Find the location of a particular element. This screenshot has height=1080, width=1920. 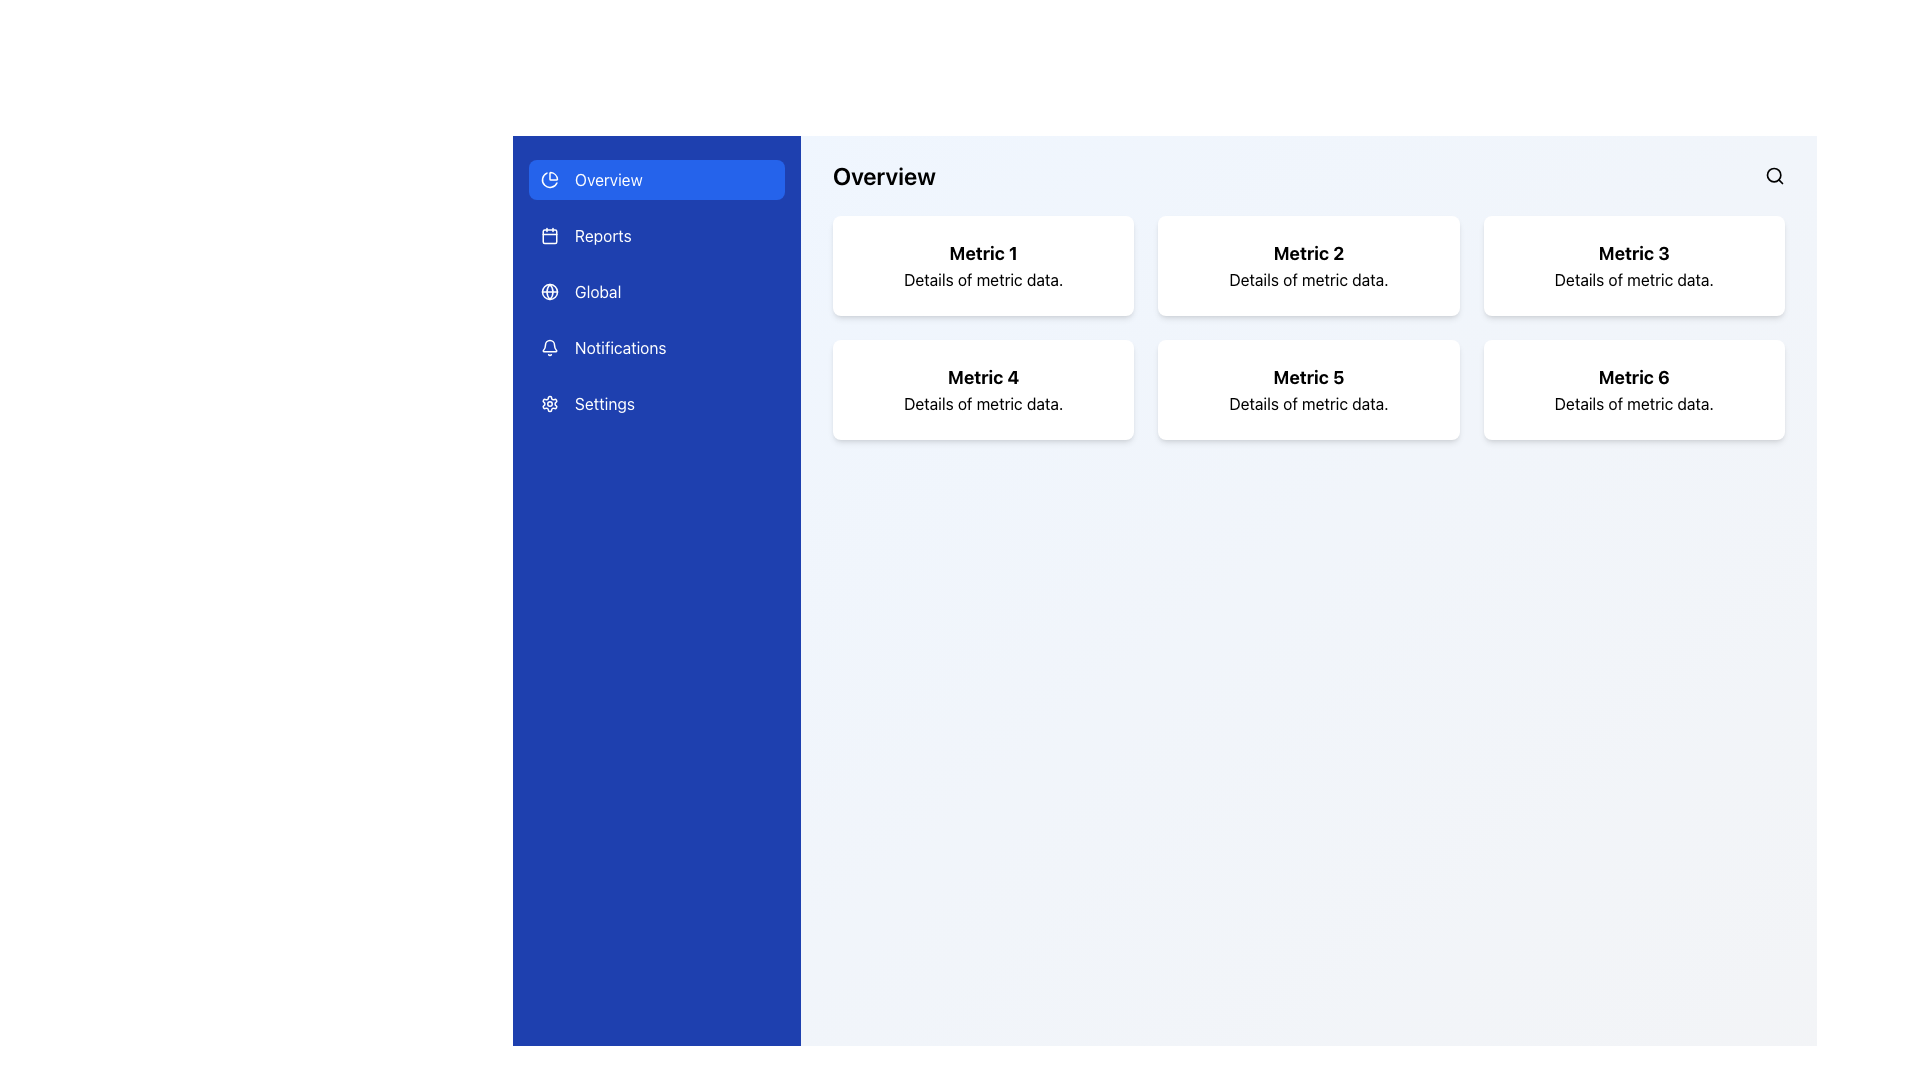

text from the Text Label displaying 'Details of metric data.' inside the 'Metric 4' card located in the second row and first column of the grid layout is located at coordinates (983, 404).